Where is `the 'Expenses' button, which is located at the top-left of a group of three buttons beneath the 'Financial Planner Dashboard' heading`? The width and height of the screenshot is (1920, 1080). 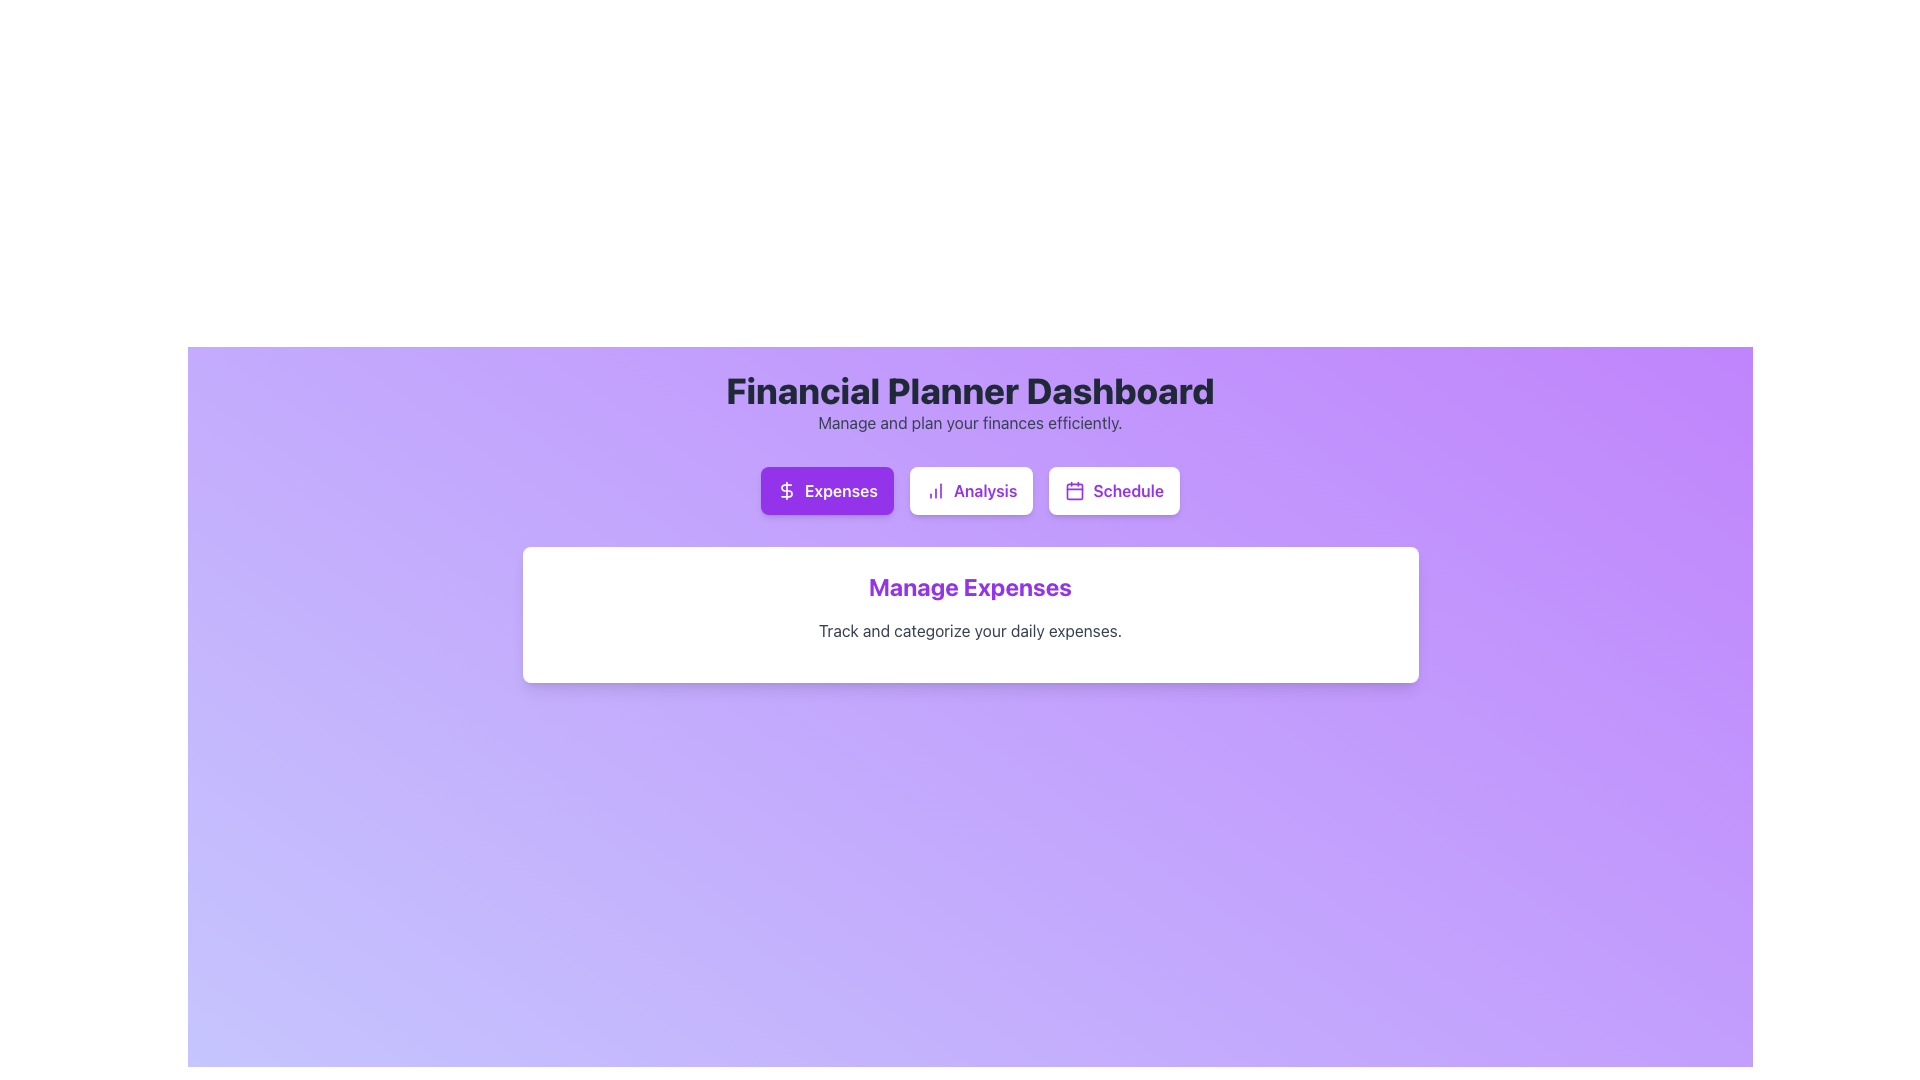 the 'Expenses' button, which is located at the top-left of a group of three buttons beneath the 'Financial Planner Dashboard' heading is located at coordinates (786, 490).